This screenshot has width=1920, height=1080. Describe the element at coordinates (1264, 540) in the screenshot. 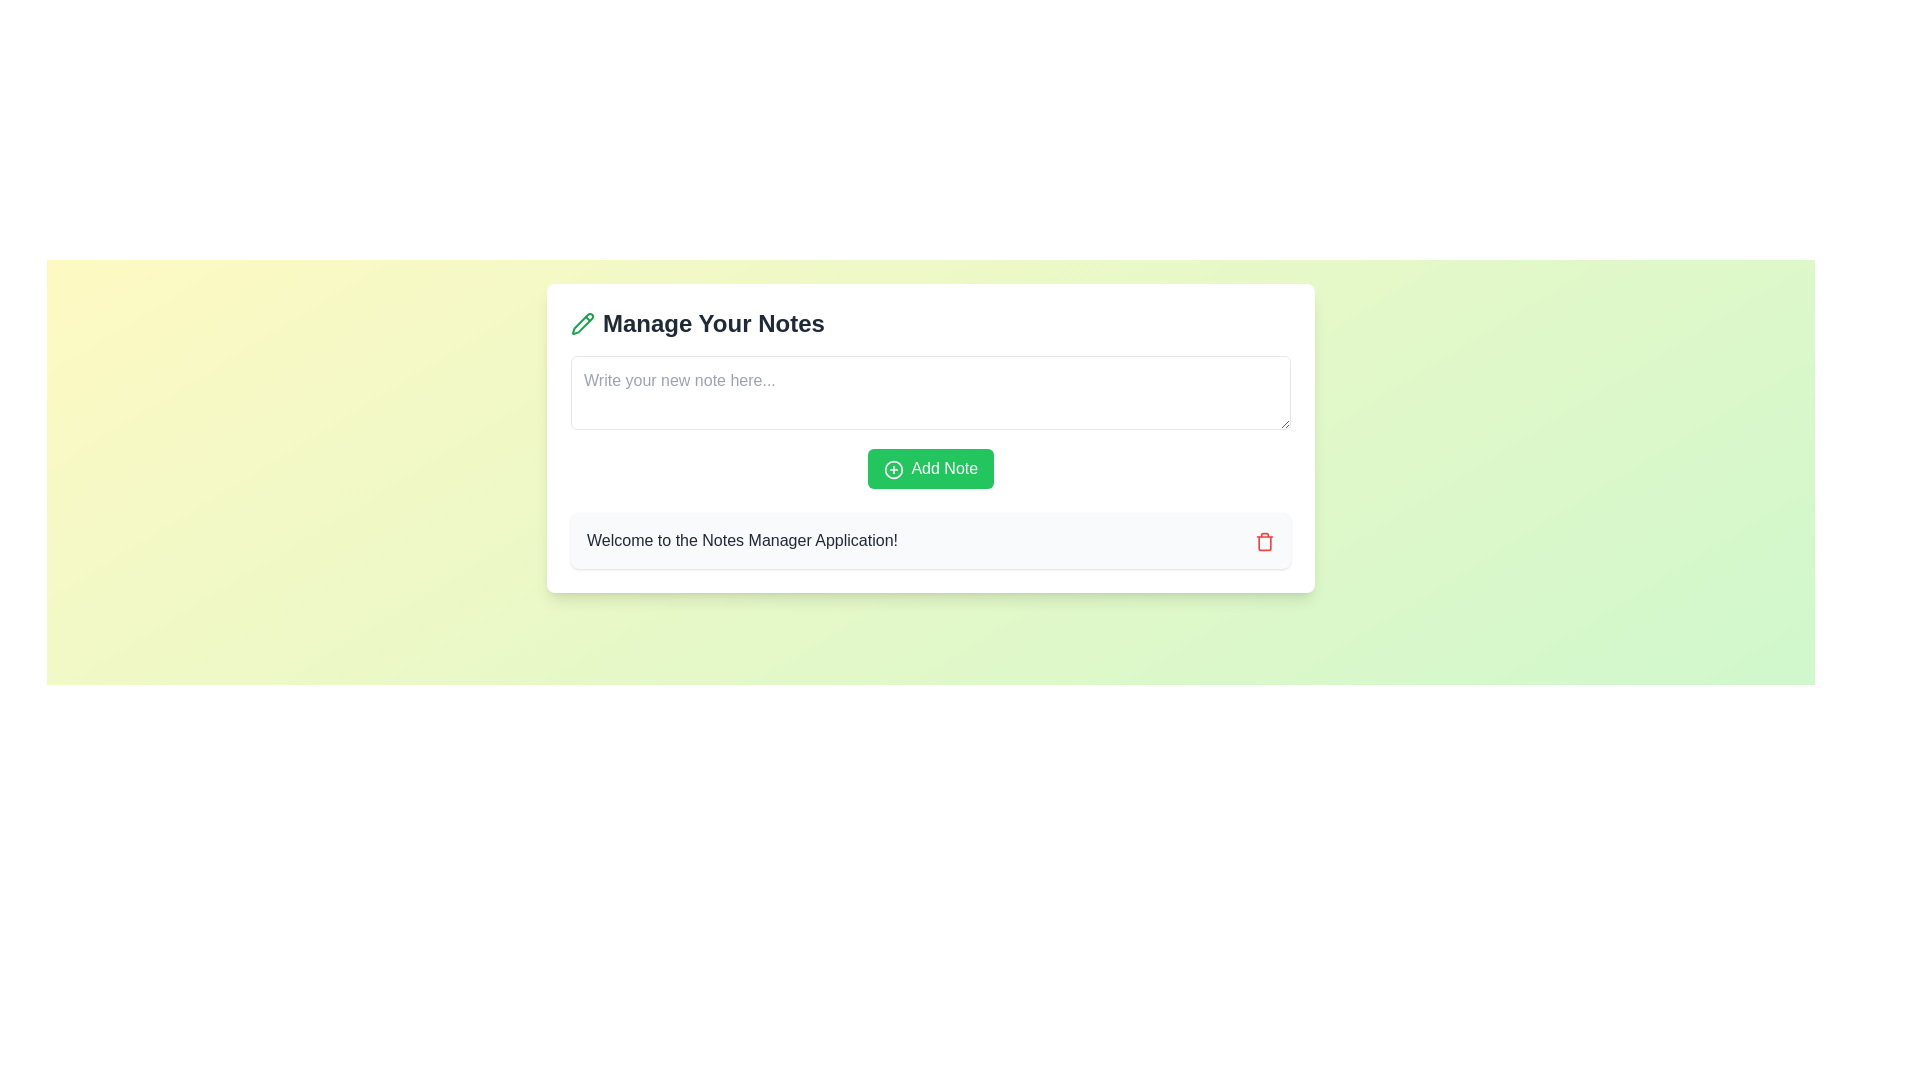

I see `the red trash can icon button located at the top-right end of the card containing the text 'Welcome to the Notes Manager Application!'` at that location.